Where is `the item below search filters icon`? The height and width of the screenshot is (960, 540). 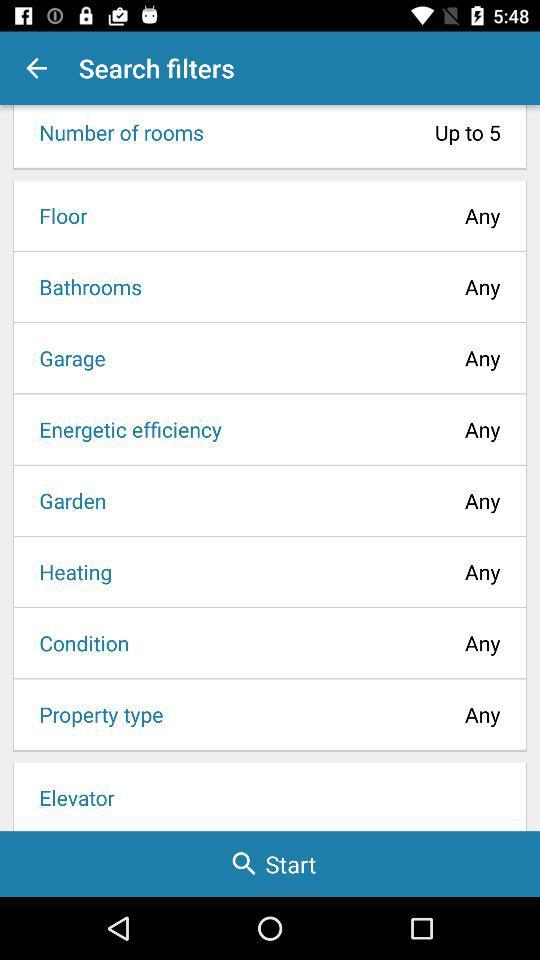 the item below search filters icon is located at coordinates (357, 131).